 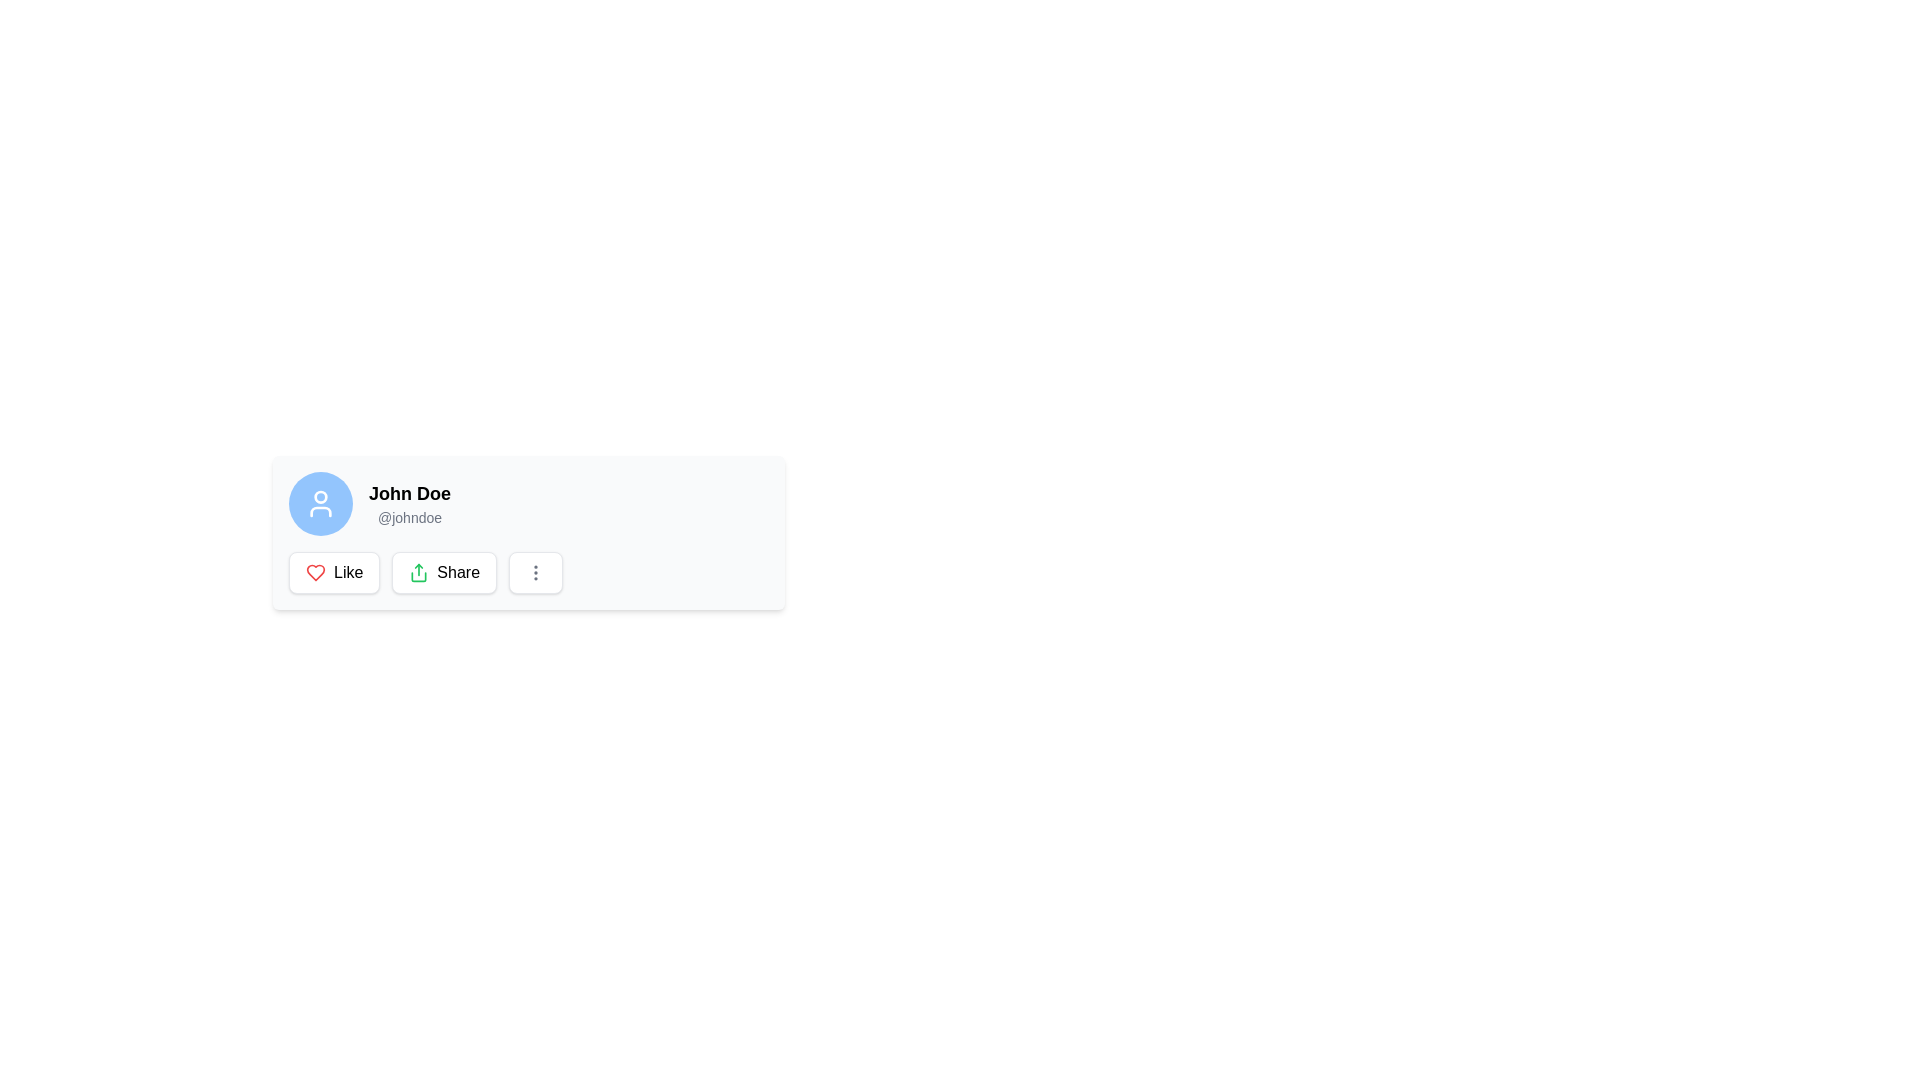 I want to click on the circular graphic element located within the user profile avatar icon, which is to the left of the username and user handle, so click(x=321, y=496).